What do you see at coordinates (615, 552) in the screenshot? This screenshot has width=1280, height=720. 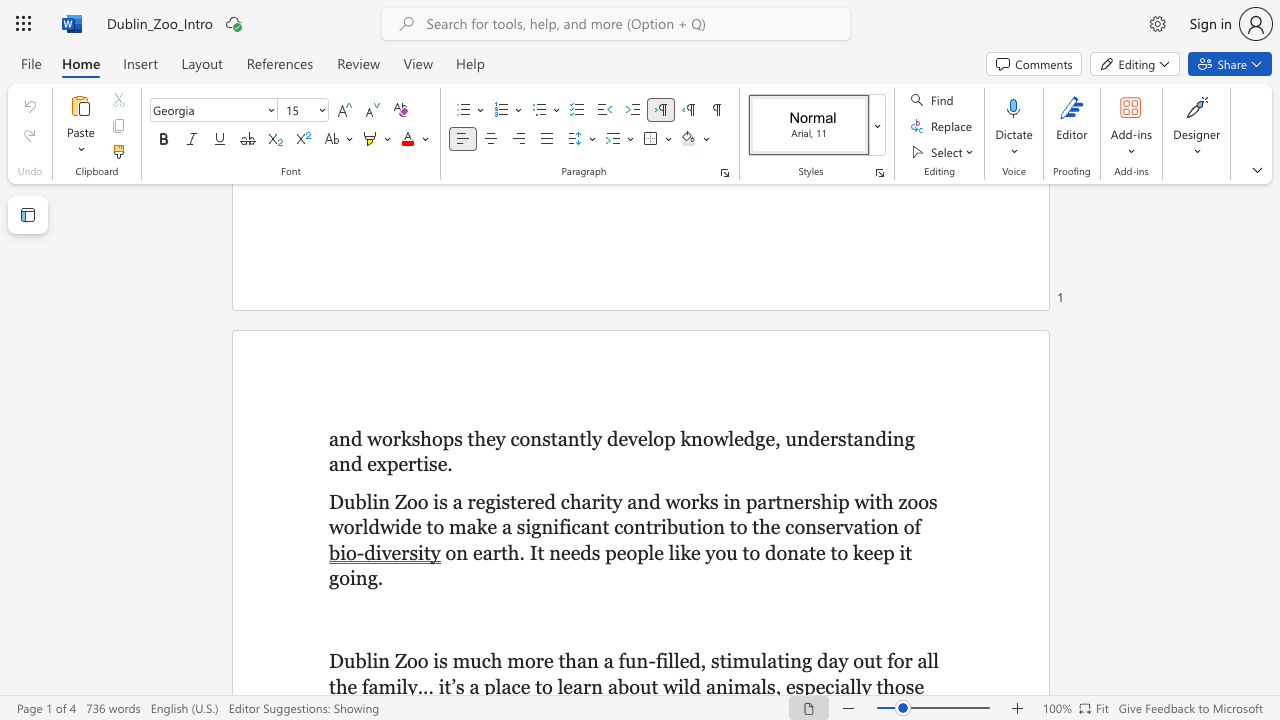 I see `the subset text "eop" within the text "on earth. It needs people like you to donate to keep it going."` at bounding box center [615, 552].